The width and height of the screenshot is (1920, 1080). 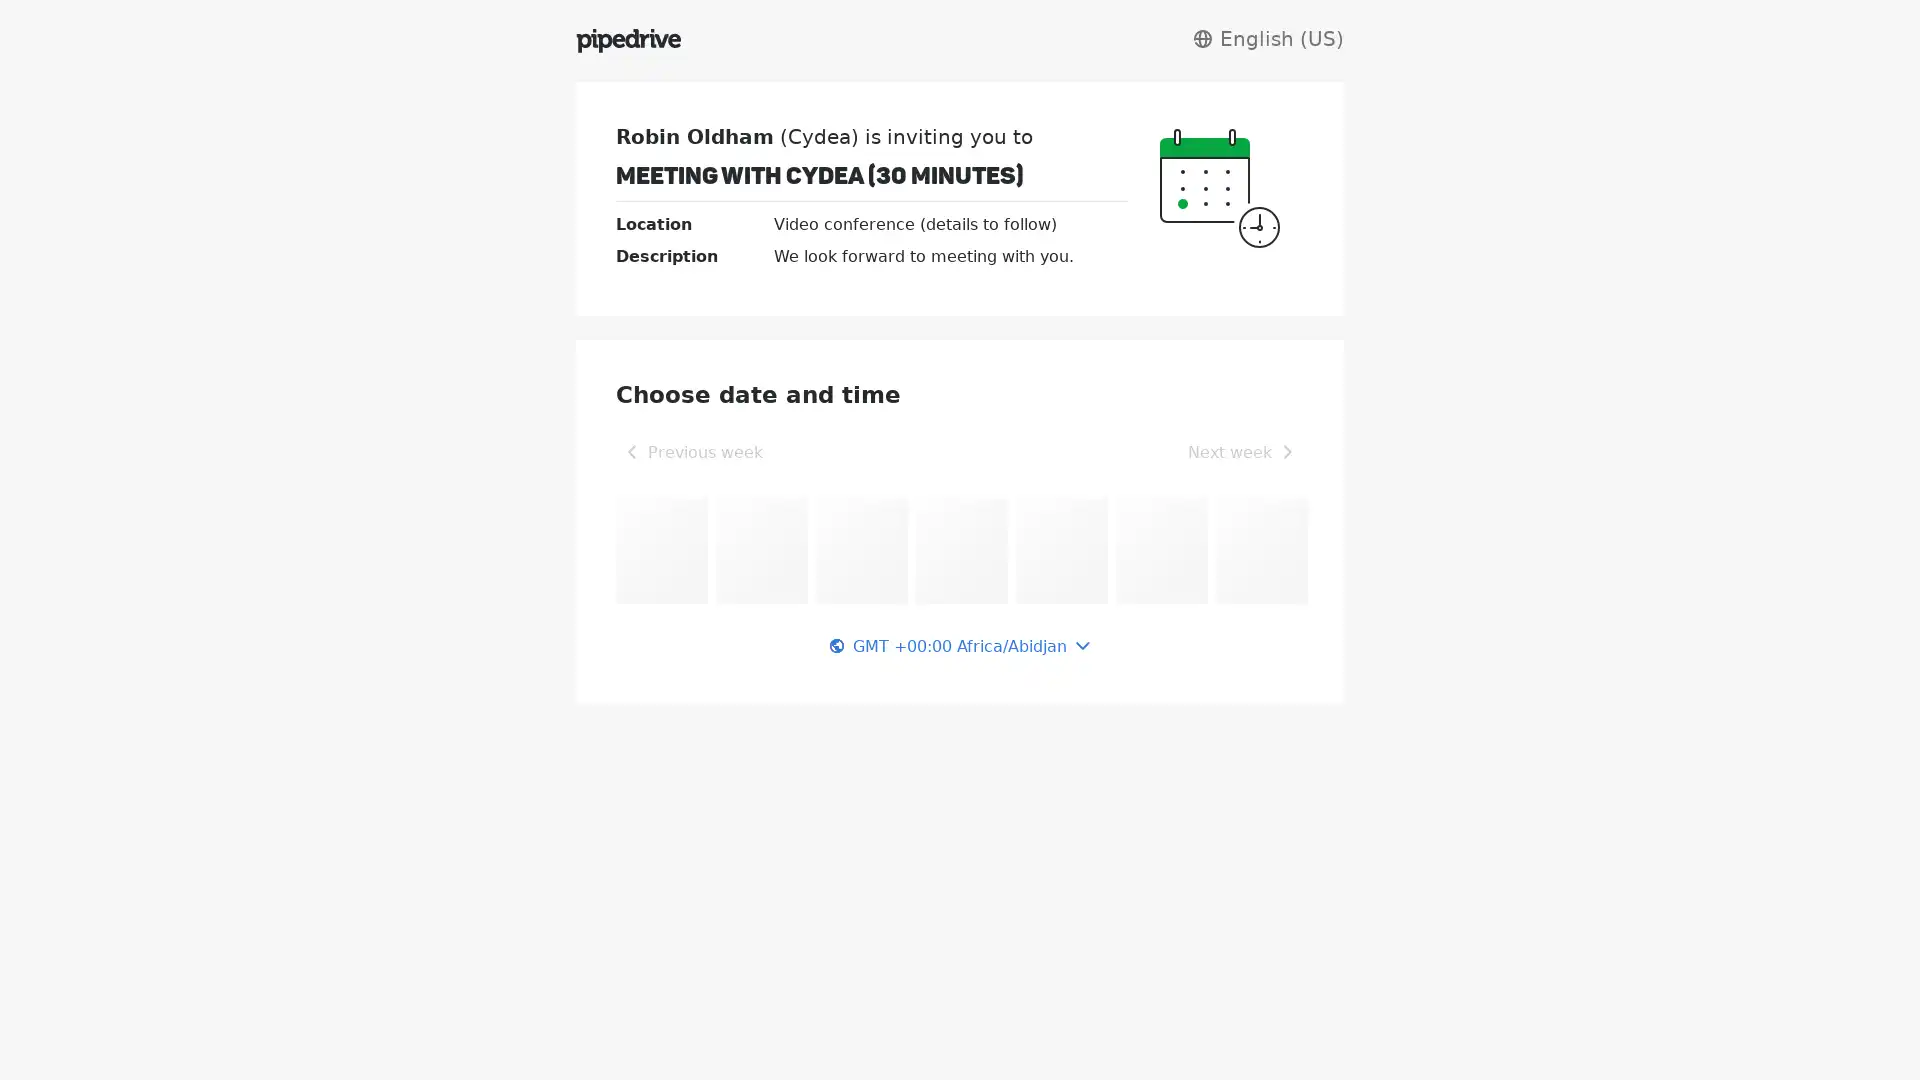 What do you see at coordinates (1554, 1026) in the screenshot?
I see `Accept All Cookies` at bounding box center [1554, 1026].